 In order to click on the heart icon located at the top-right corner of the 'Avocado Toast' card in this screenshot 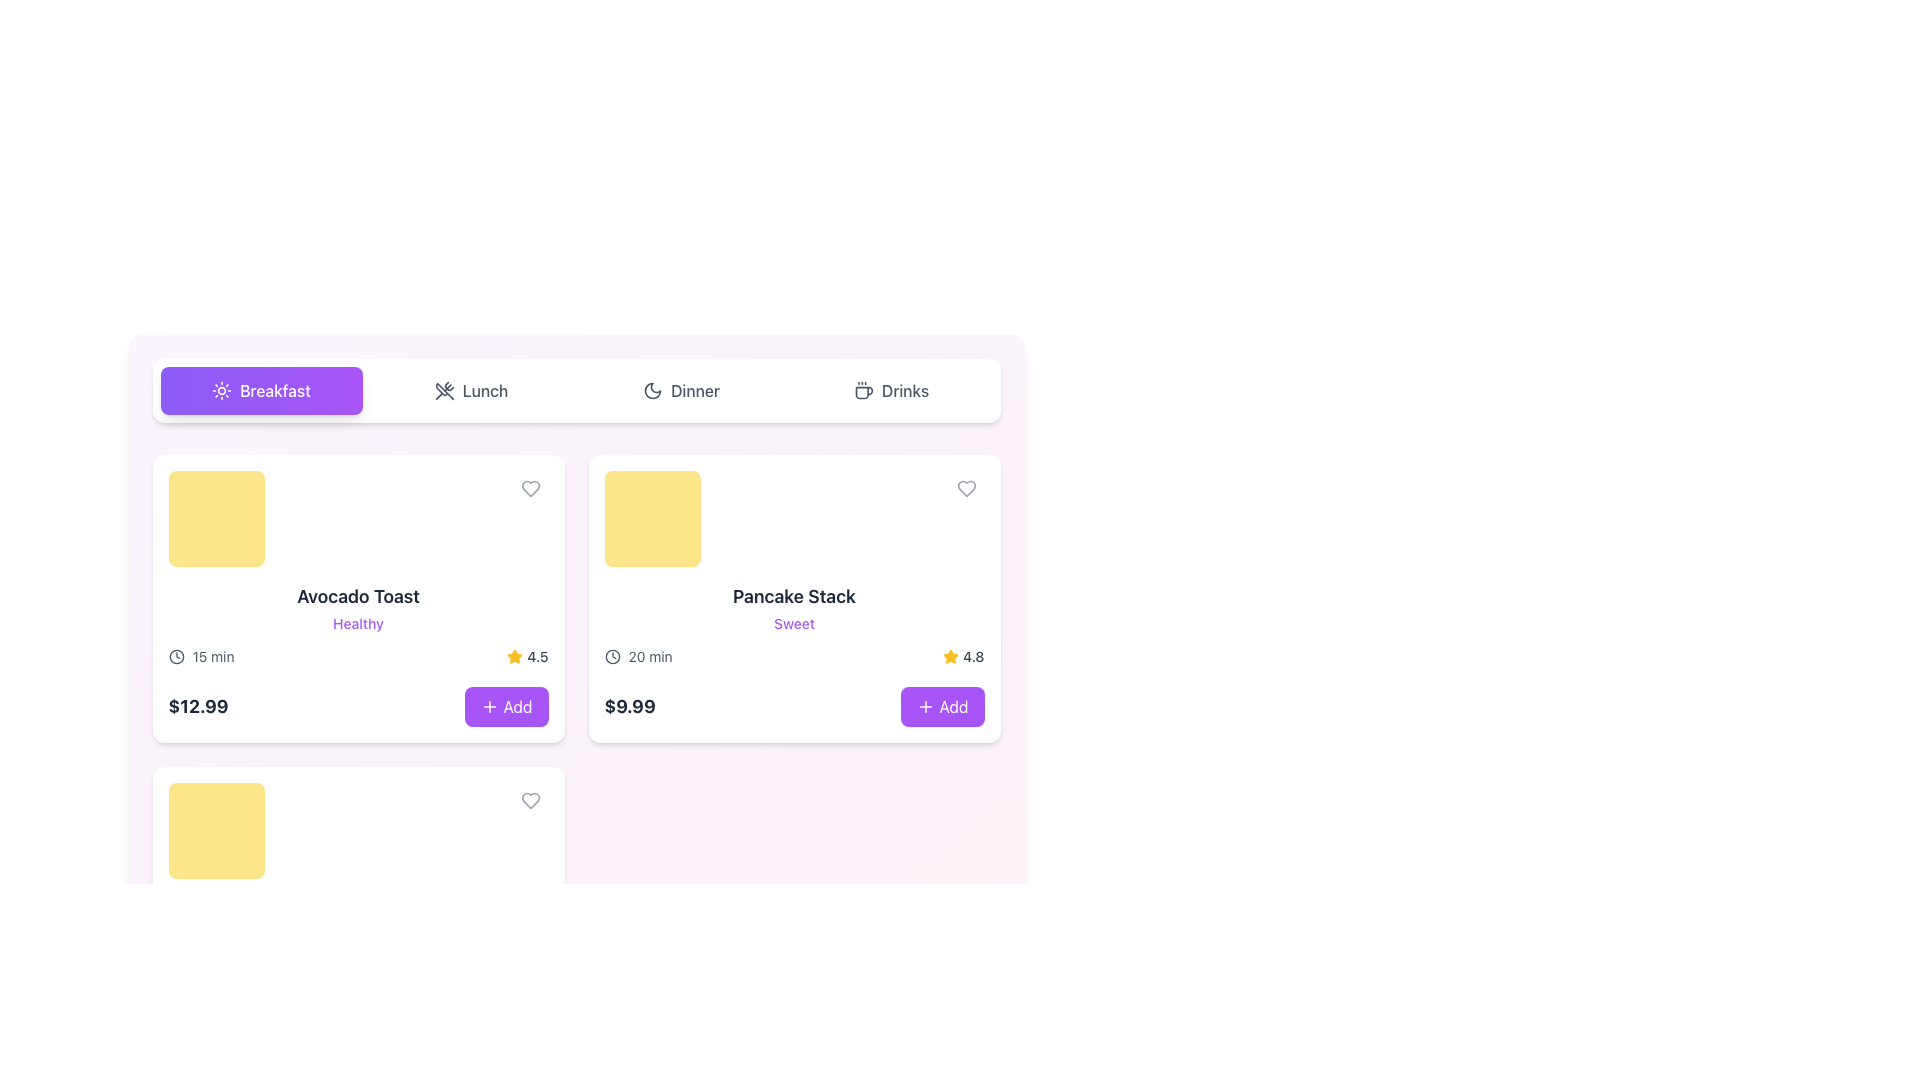, I will do `click(530, 800)`.